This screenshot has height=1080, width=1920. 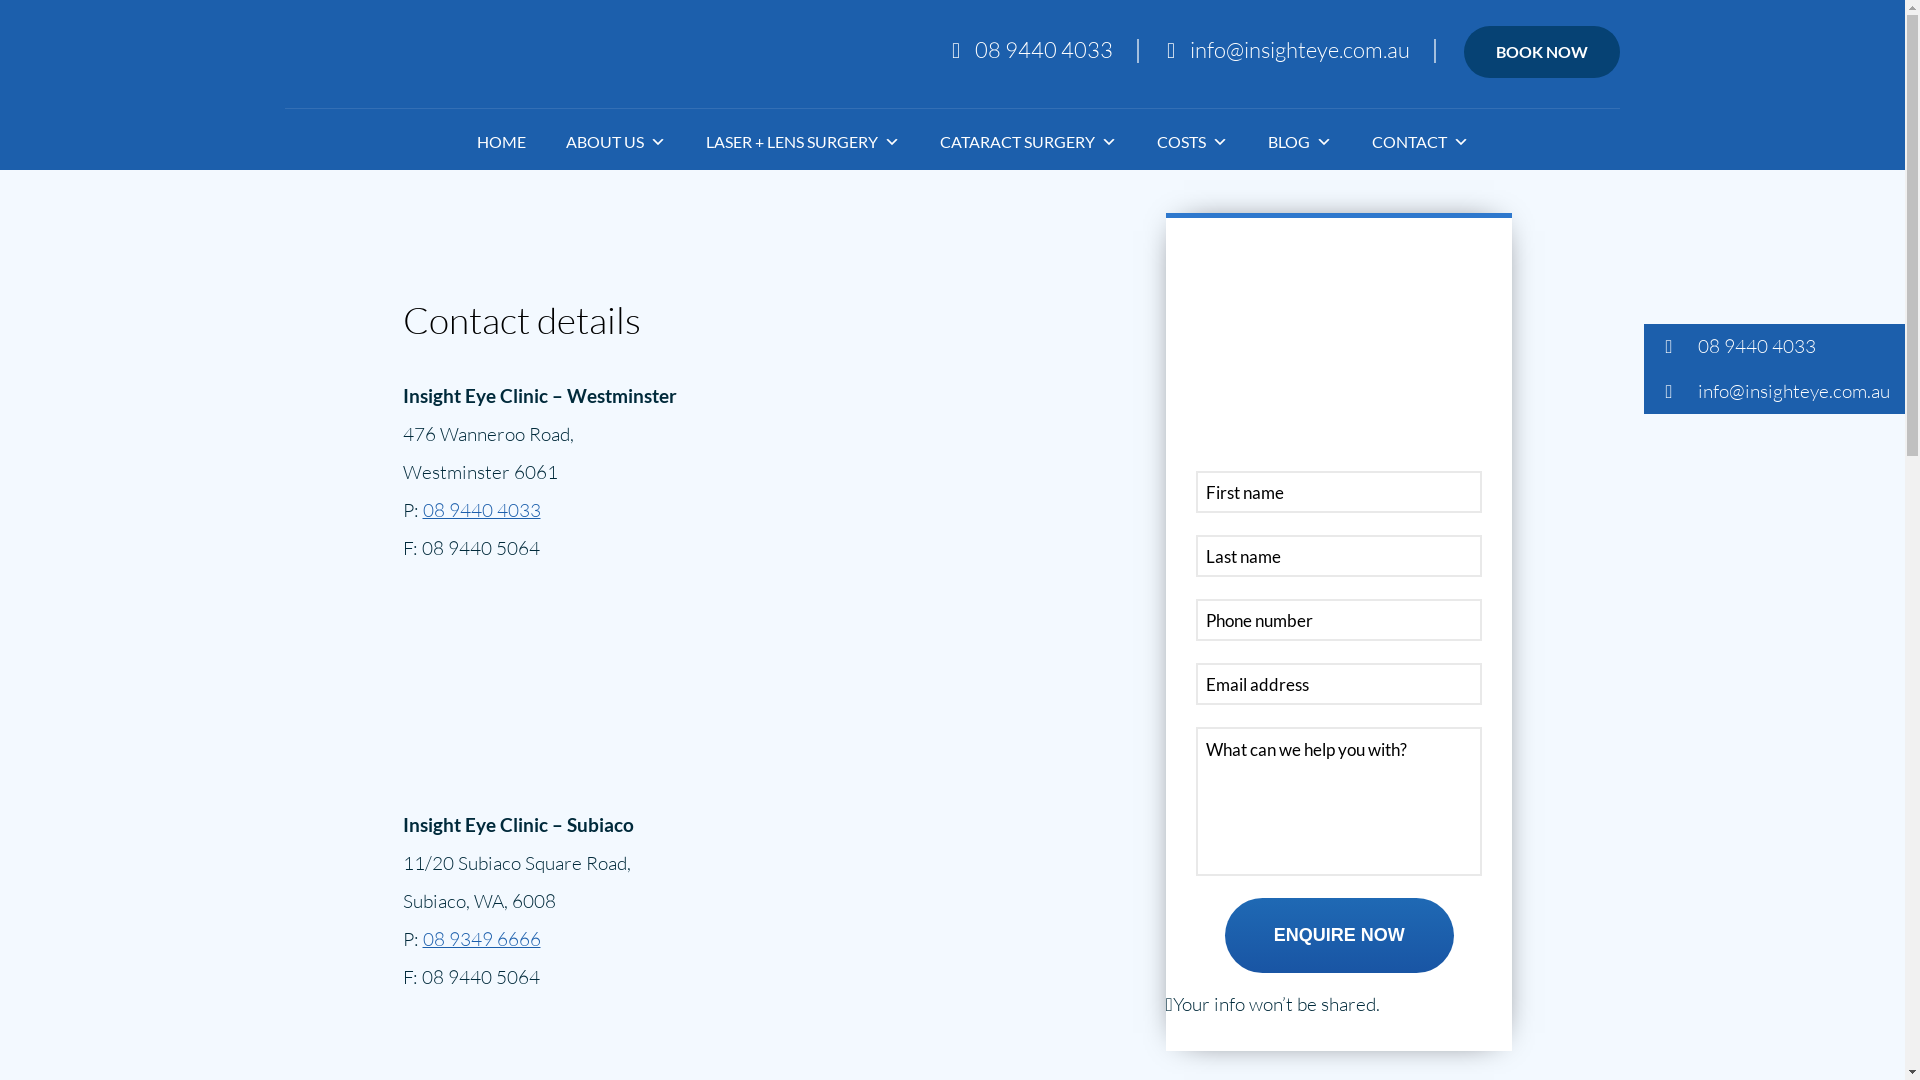 What do you see at coordinates (899, 141) in the screenshot?
I see `'CATARACT SURGERY'` at bounding box center [899, 141].